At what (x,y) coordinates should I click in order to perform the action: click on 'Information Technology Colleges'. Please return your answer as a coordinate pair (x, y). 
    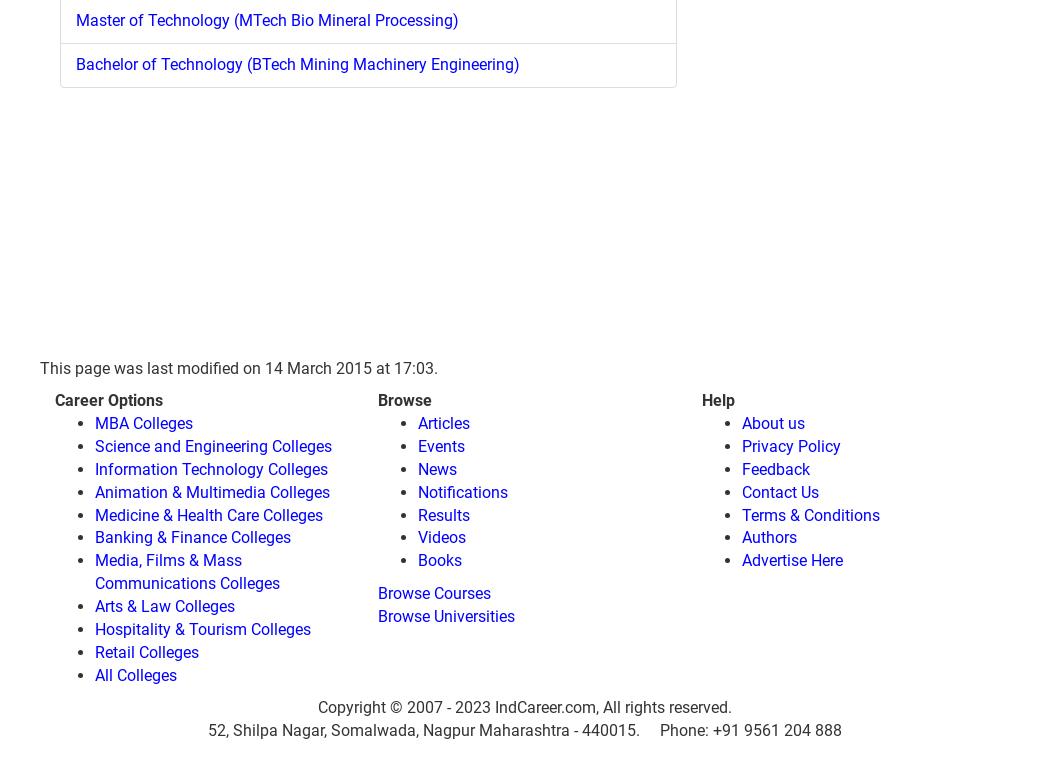
    Looking at the image, I should click on (210, 468).